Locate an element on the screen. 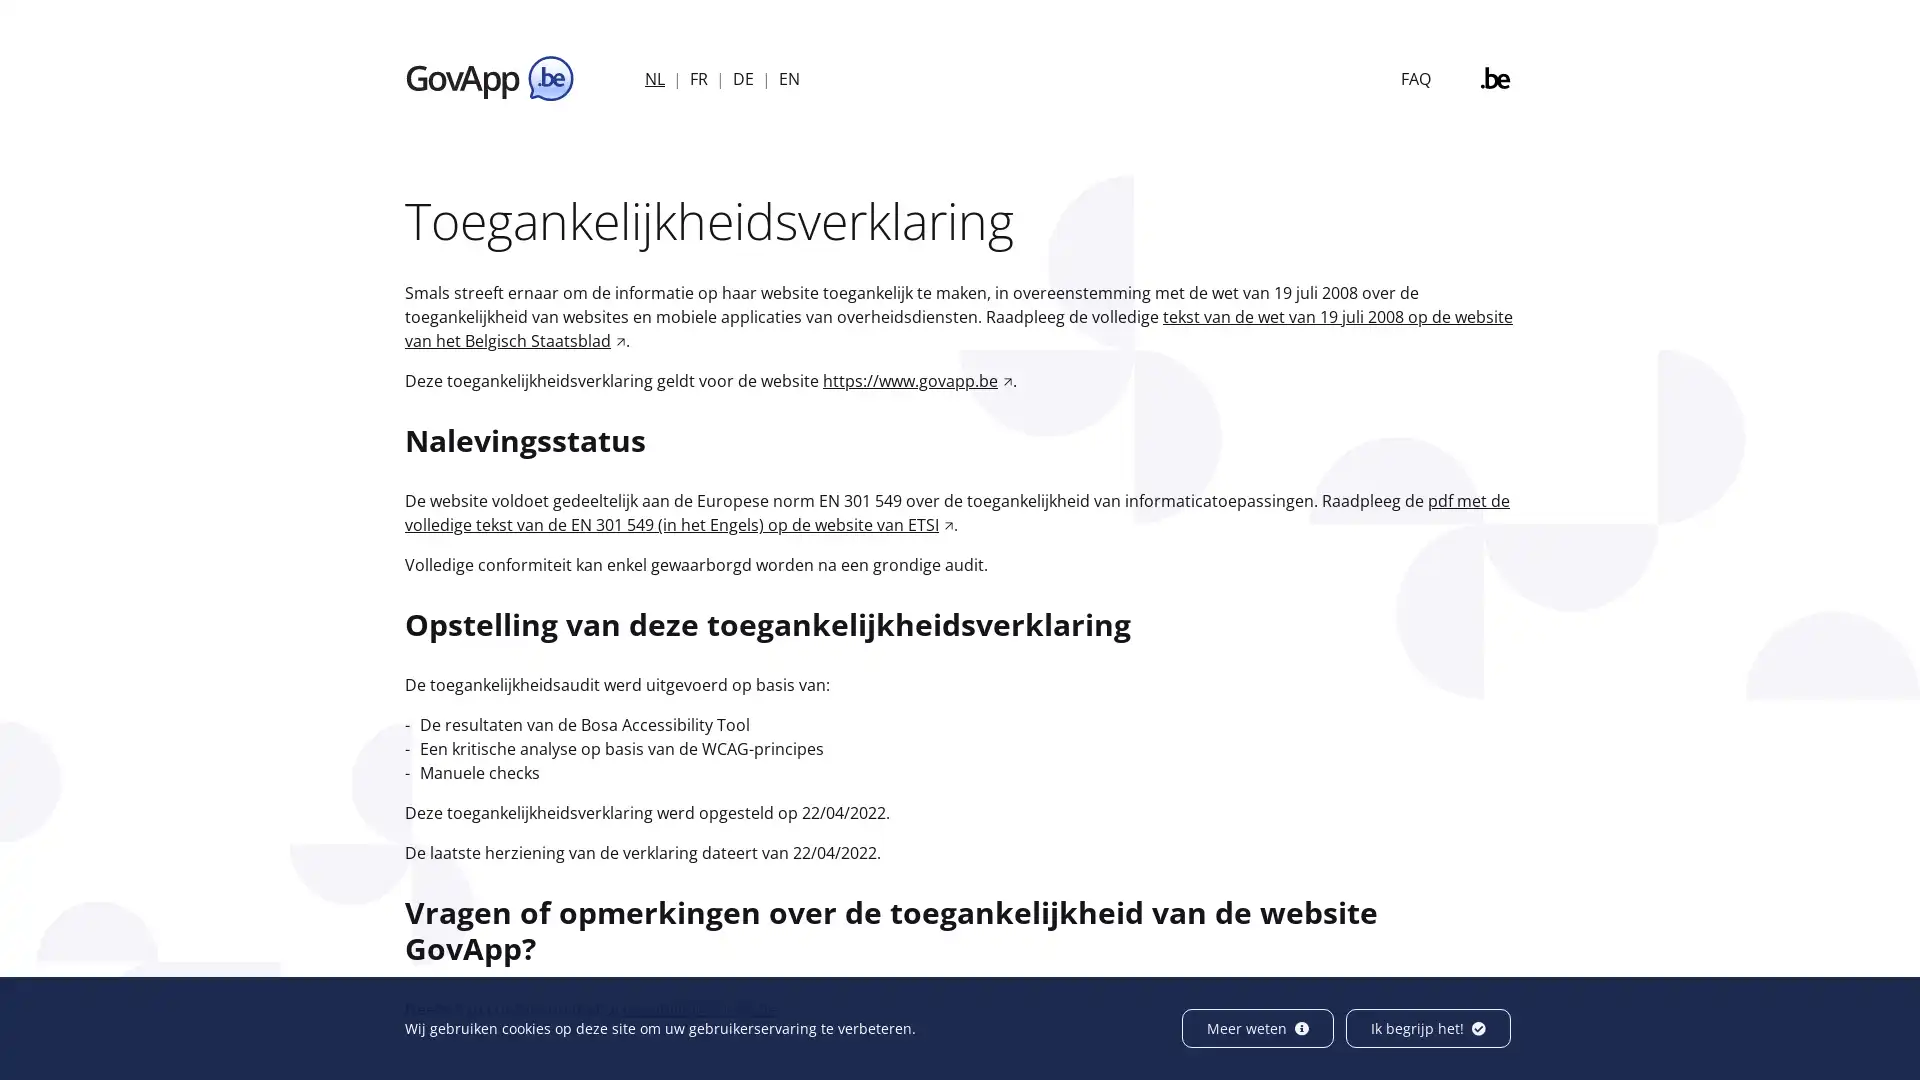 The image size is (1920, 1080). Ik begrijp het! is located at coordinates (1427, 1028).